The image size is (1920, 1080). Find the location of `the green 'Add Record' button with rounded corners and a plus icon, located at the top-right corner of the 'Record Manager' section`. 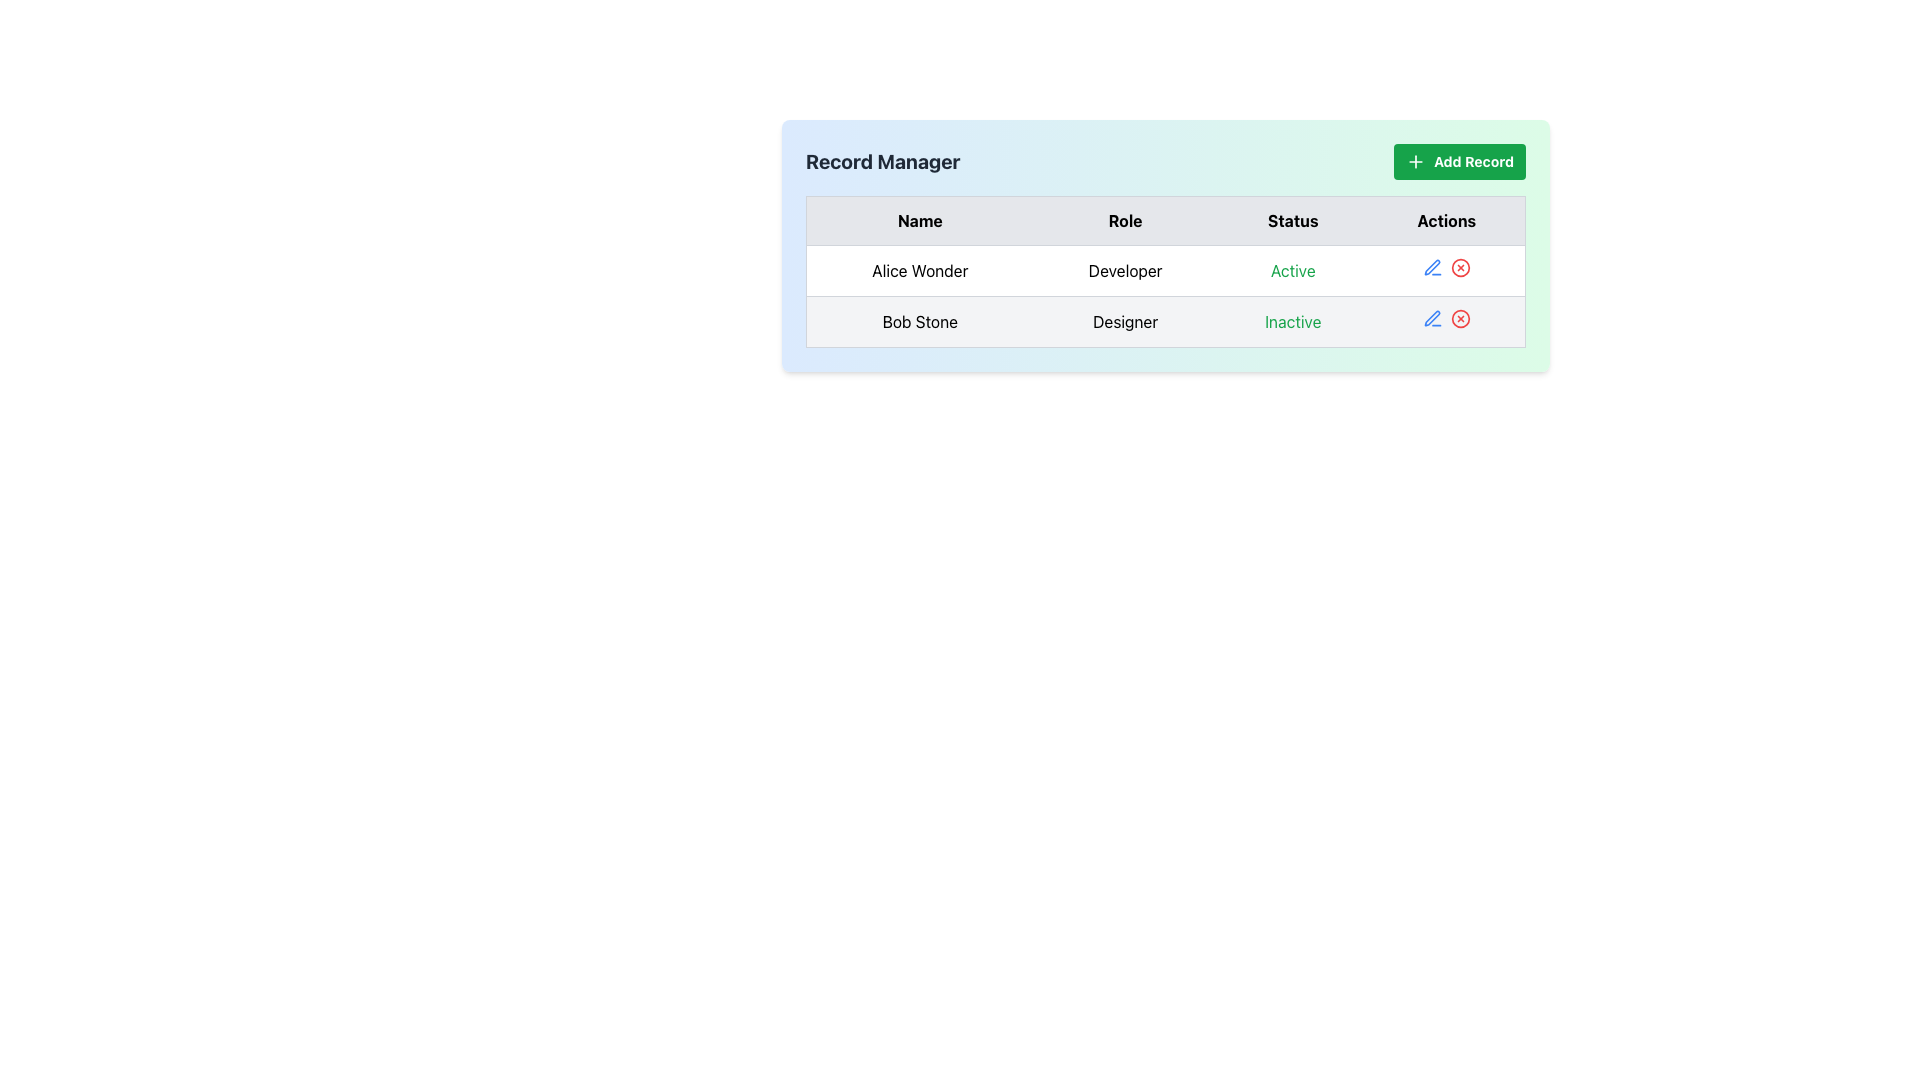

the green 'Add Record' button with rounded corners and a plus icon, located at the top-right corner of the 'Record Manager' section is located at coordinates (1459, 161).